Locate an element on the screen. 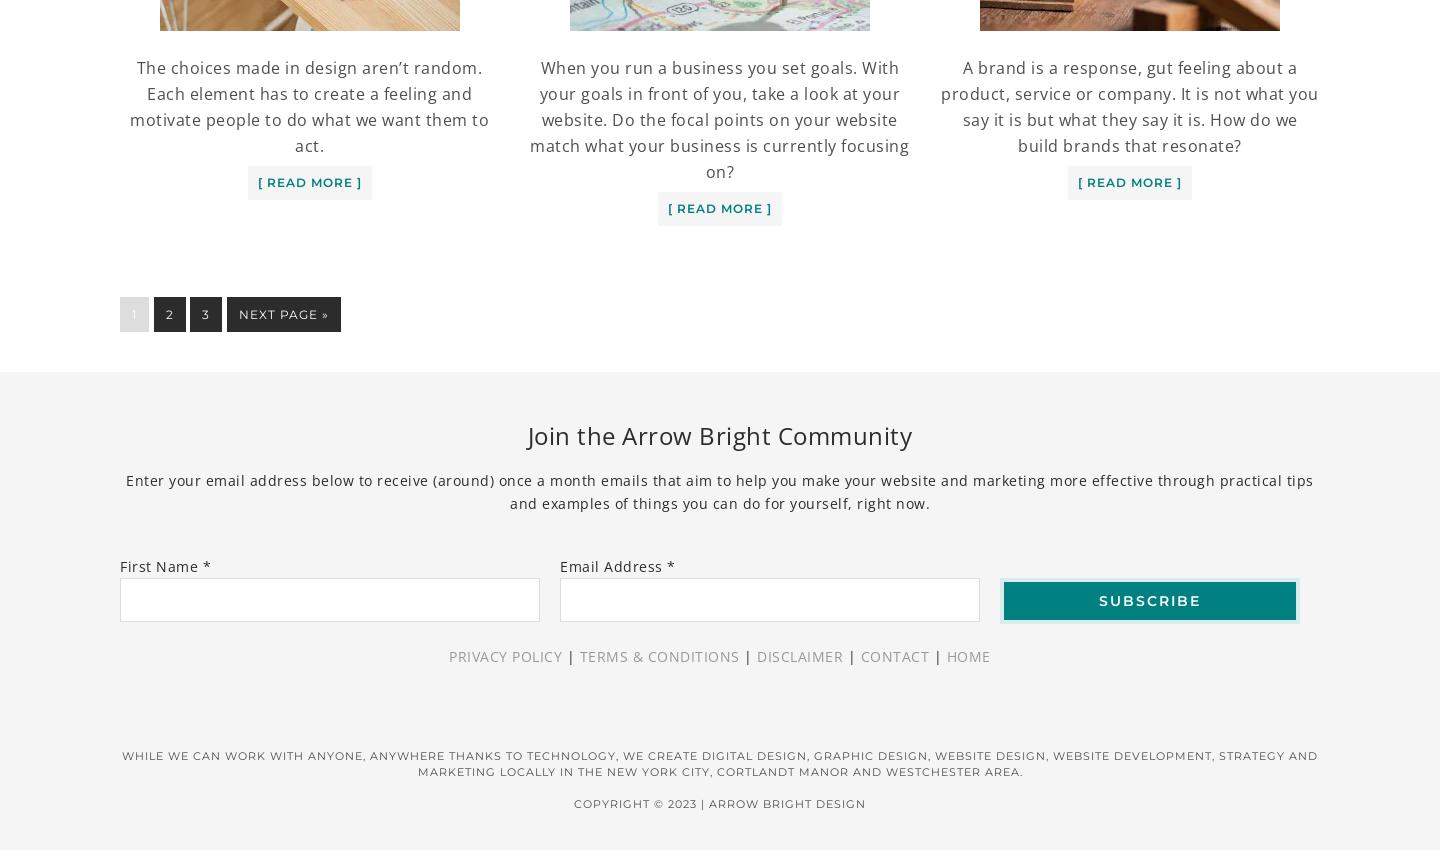  'TERMS & CONDITIONS' is located at coordinates (657, 655).